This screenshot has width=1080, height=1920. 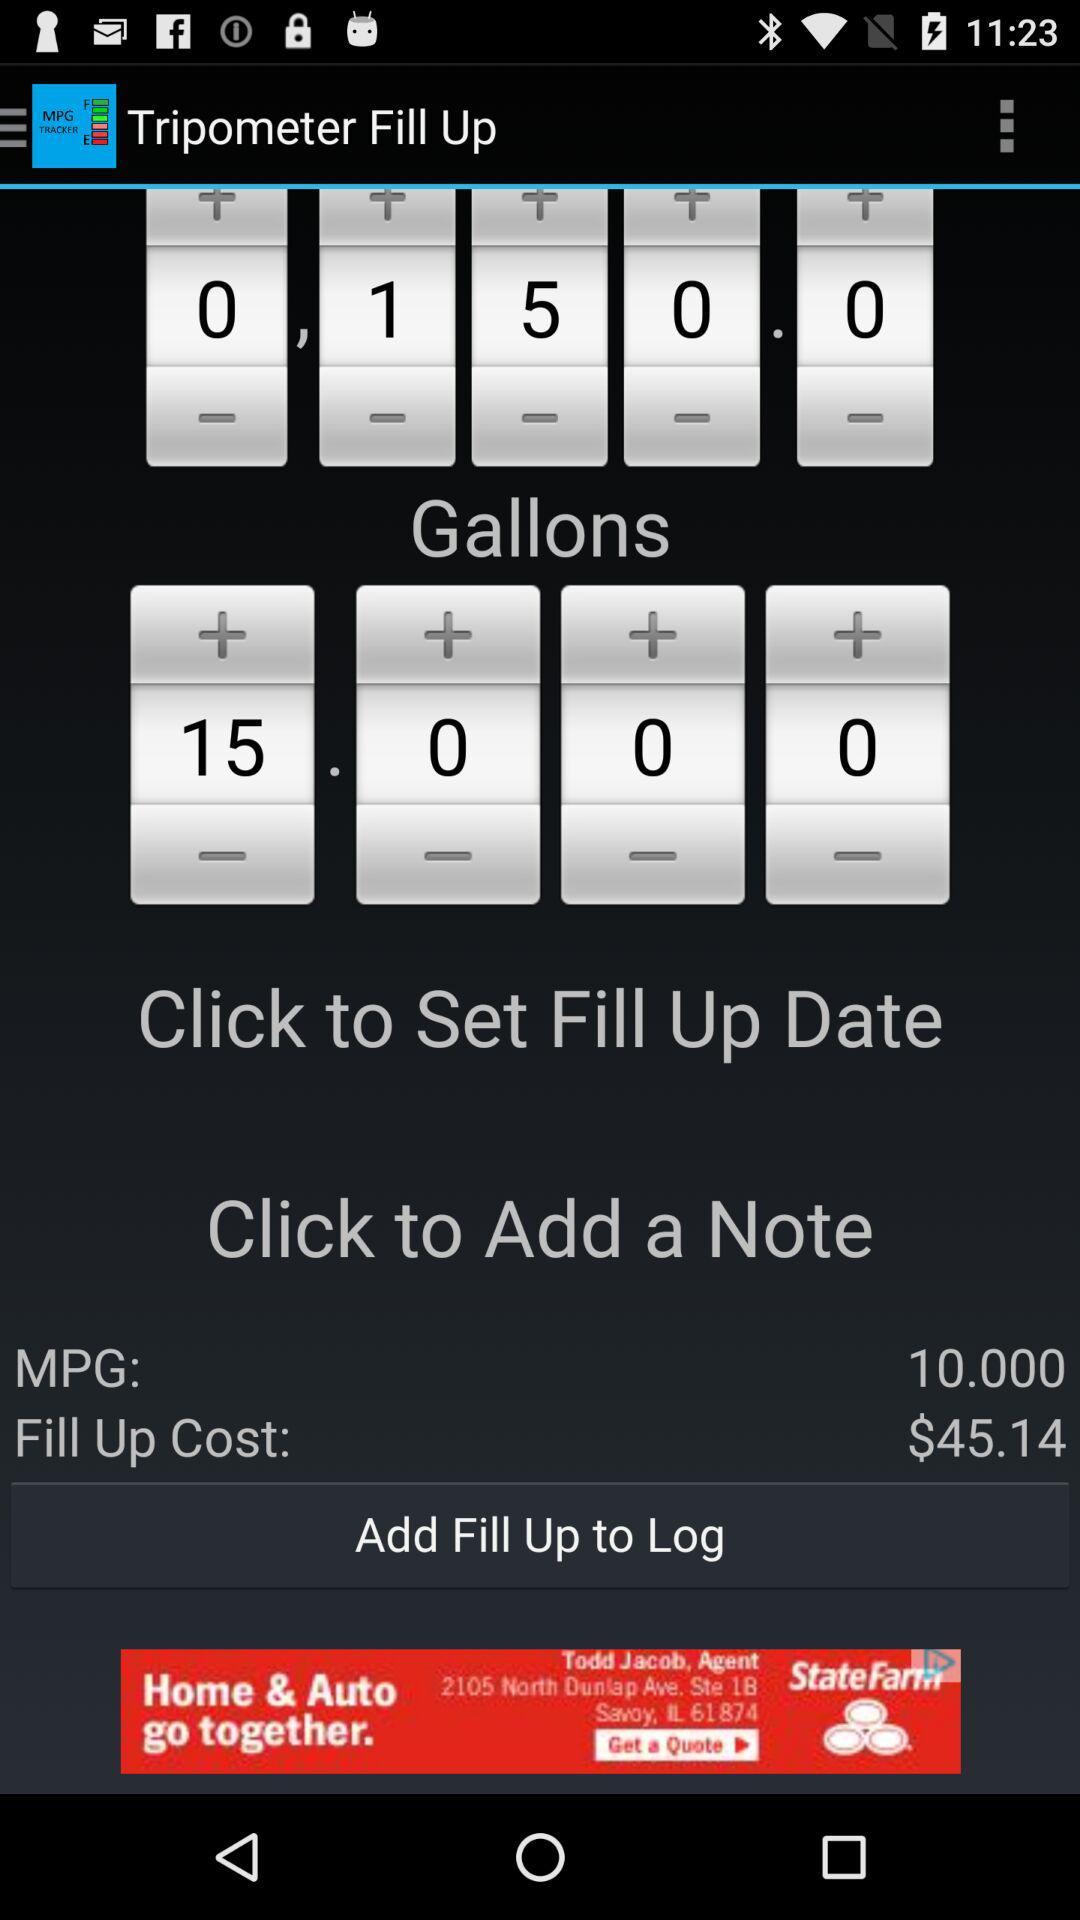 What do you see at coordinates (538, 217) in the screenshot?
I see `to the selection` at bounding box center [538, 217].